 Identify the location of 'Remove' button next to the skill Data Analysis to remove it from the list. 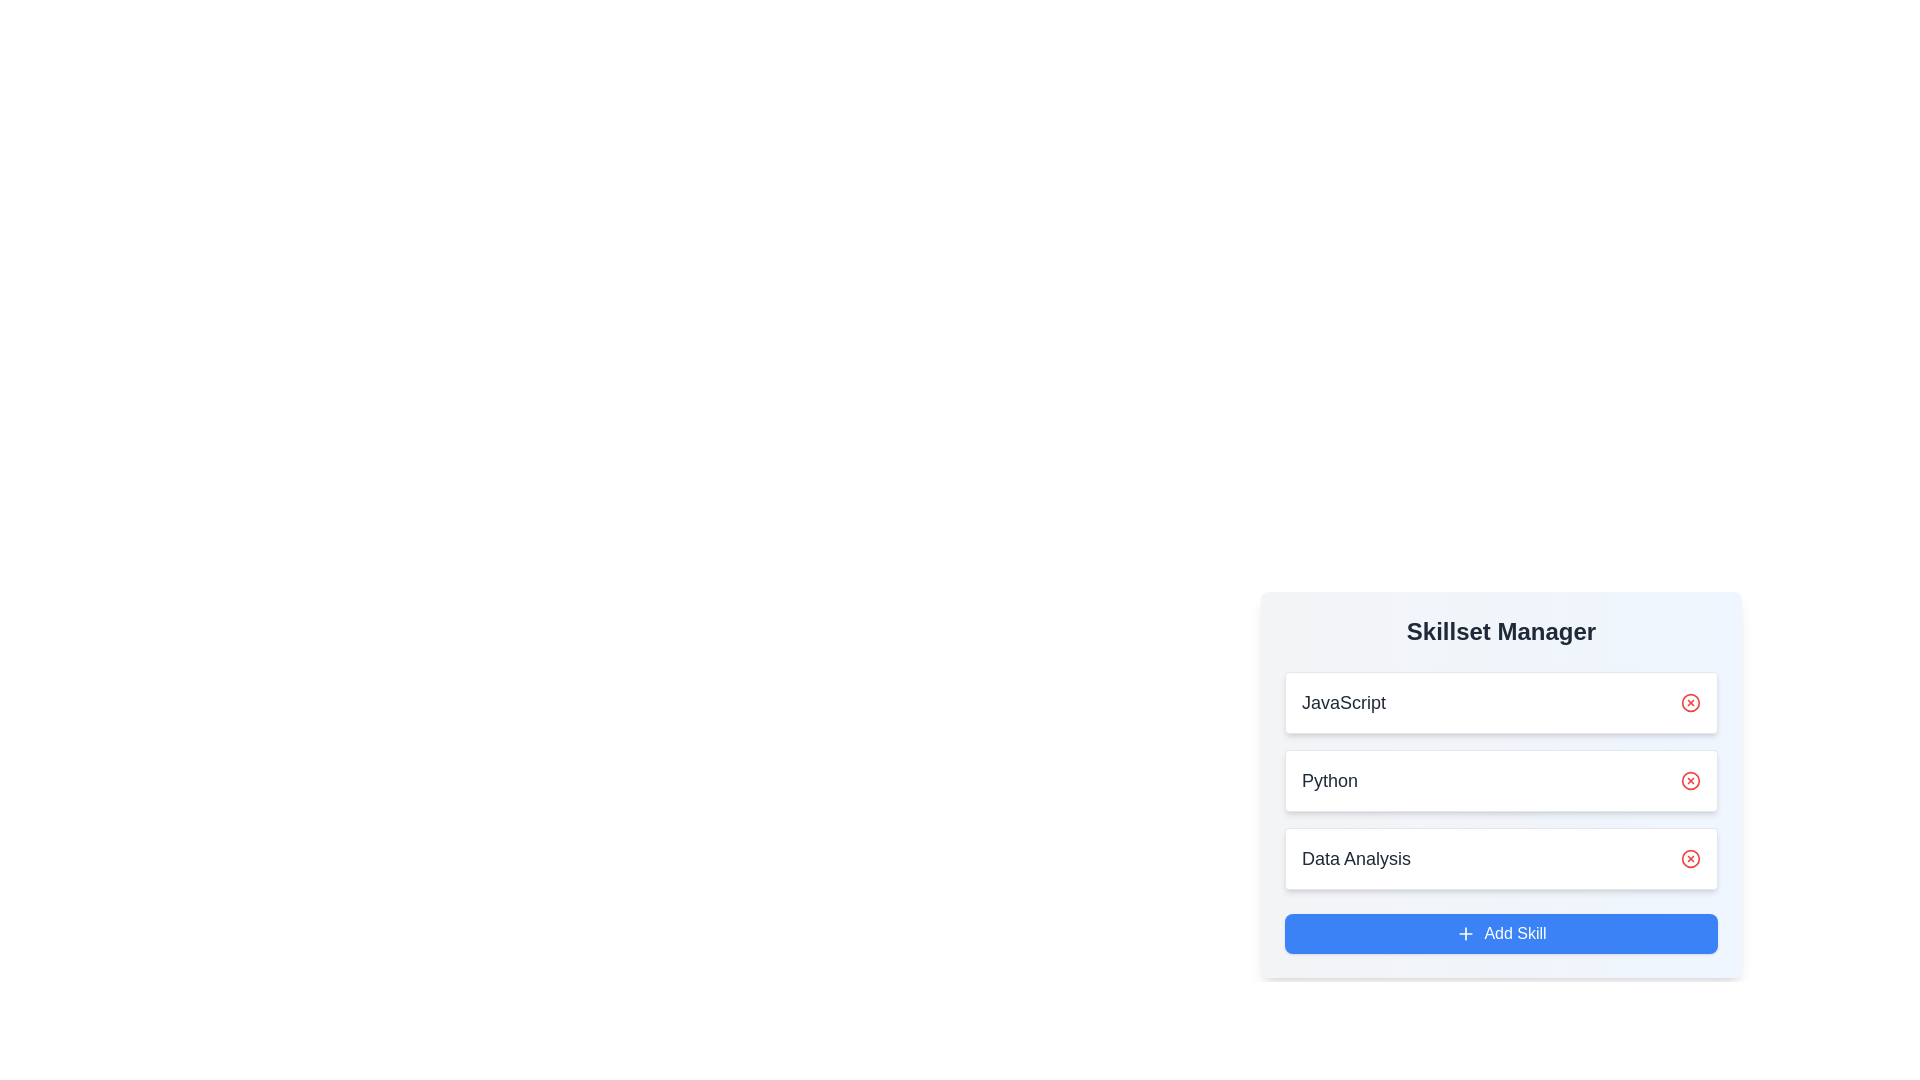
(1689, 858).